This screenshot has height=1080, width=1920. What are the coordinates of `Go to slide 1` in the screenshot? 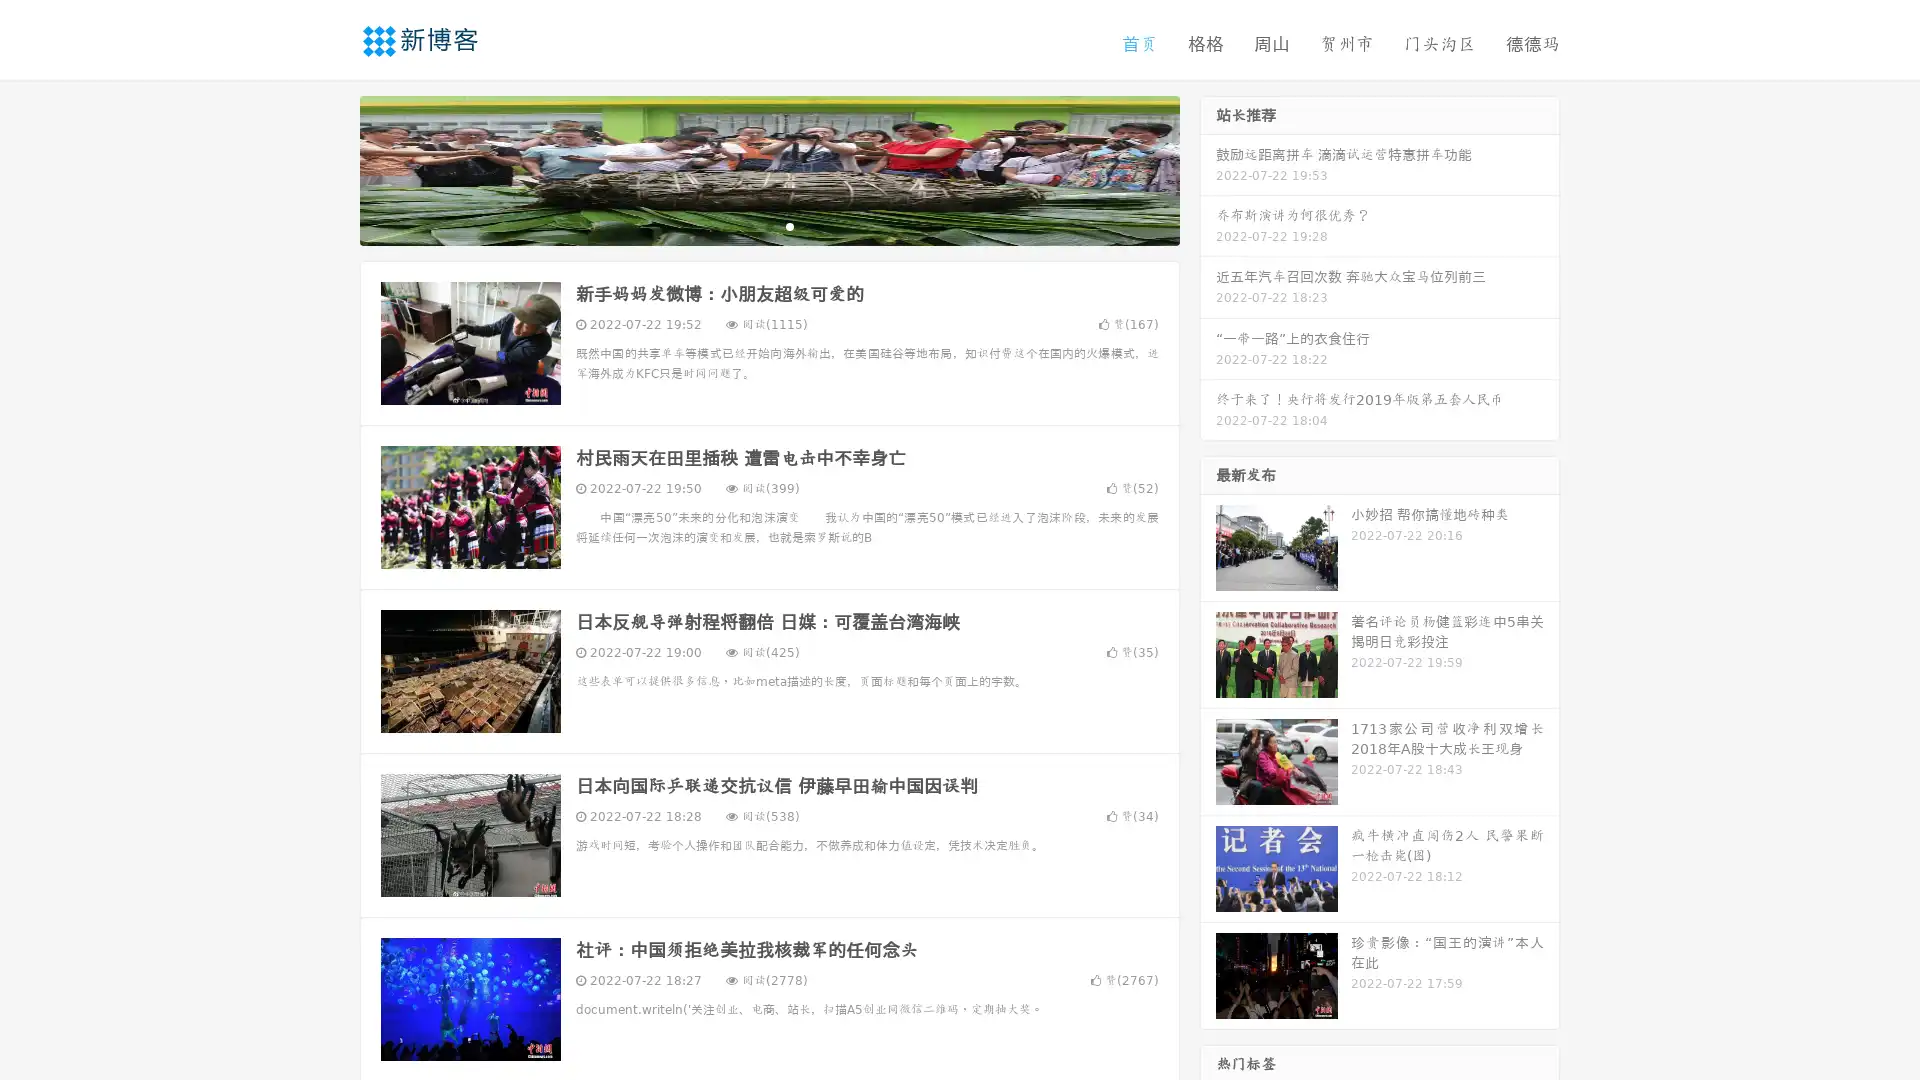 It's located at (748, 225).